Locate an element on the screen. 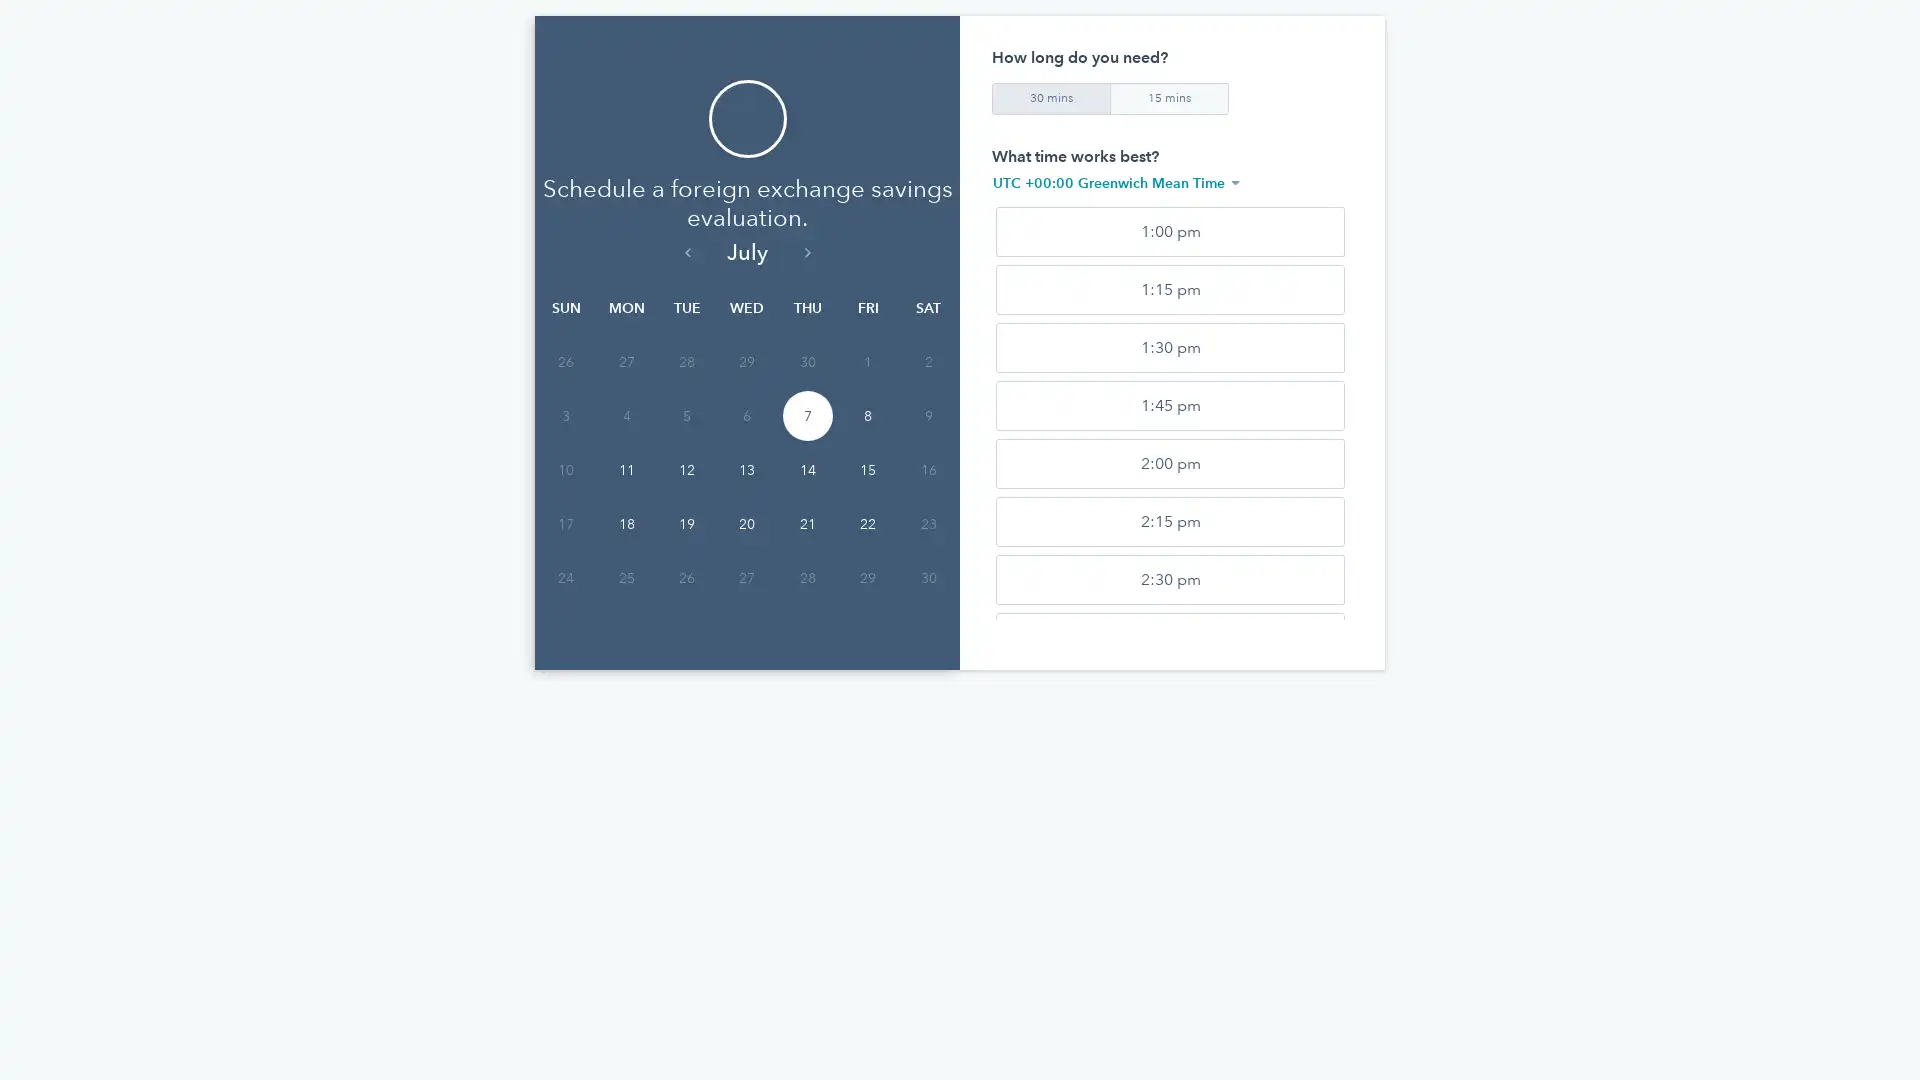 Image resolution: width=1920 pixels, height=1080 pixels. July 18th is located at coordinates (624, 523).